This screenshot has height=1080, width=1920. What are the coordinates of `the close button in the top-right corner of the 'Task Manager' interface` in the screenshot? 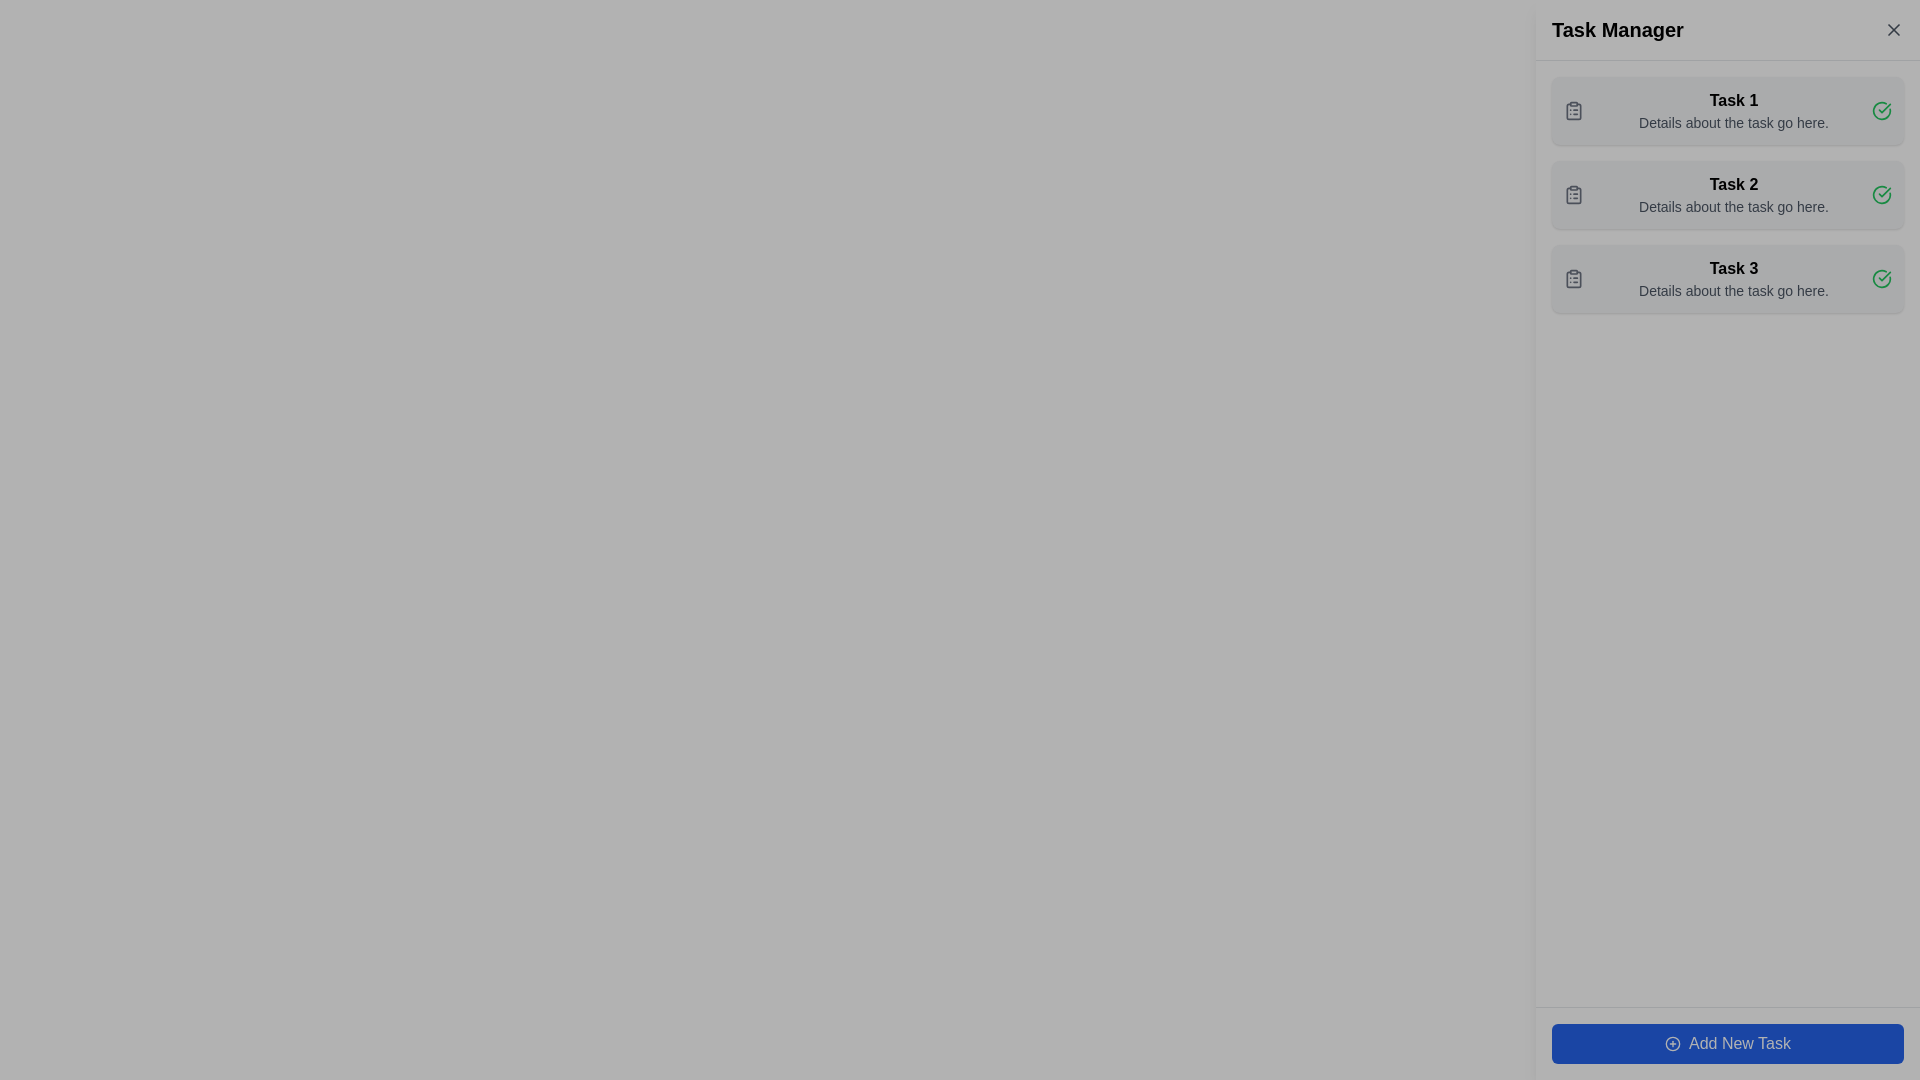 It's located at (1893, 30).